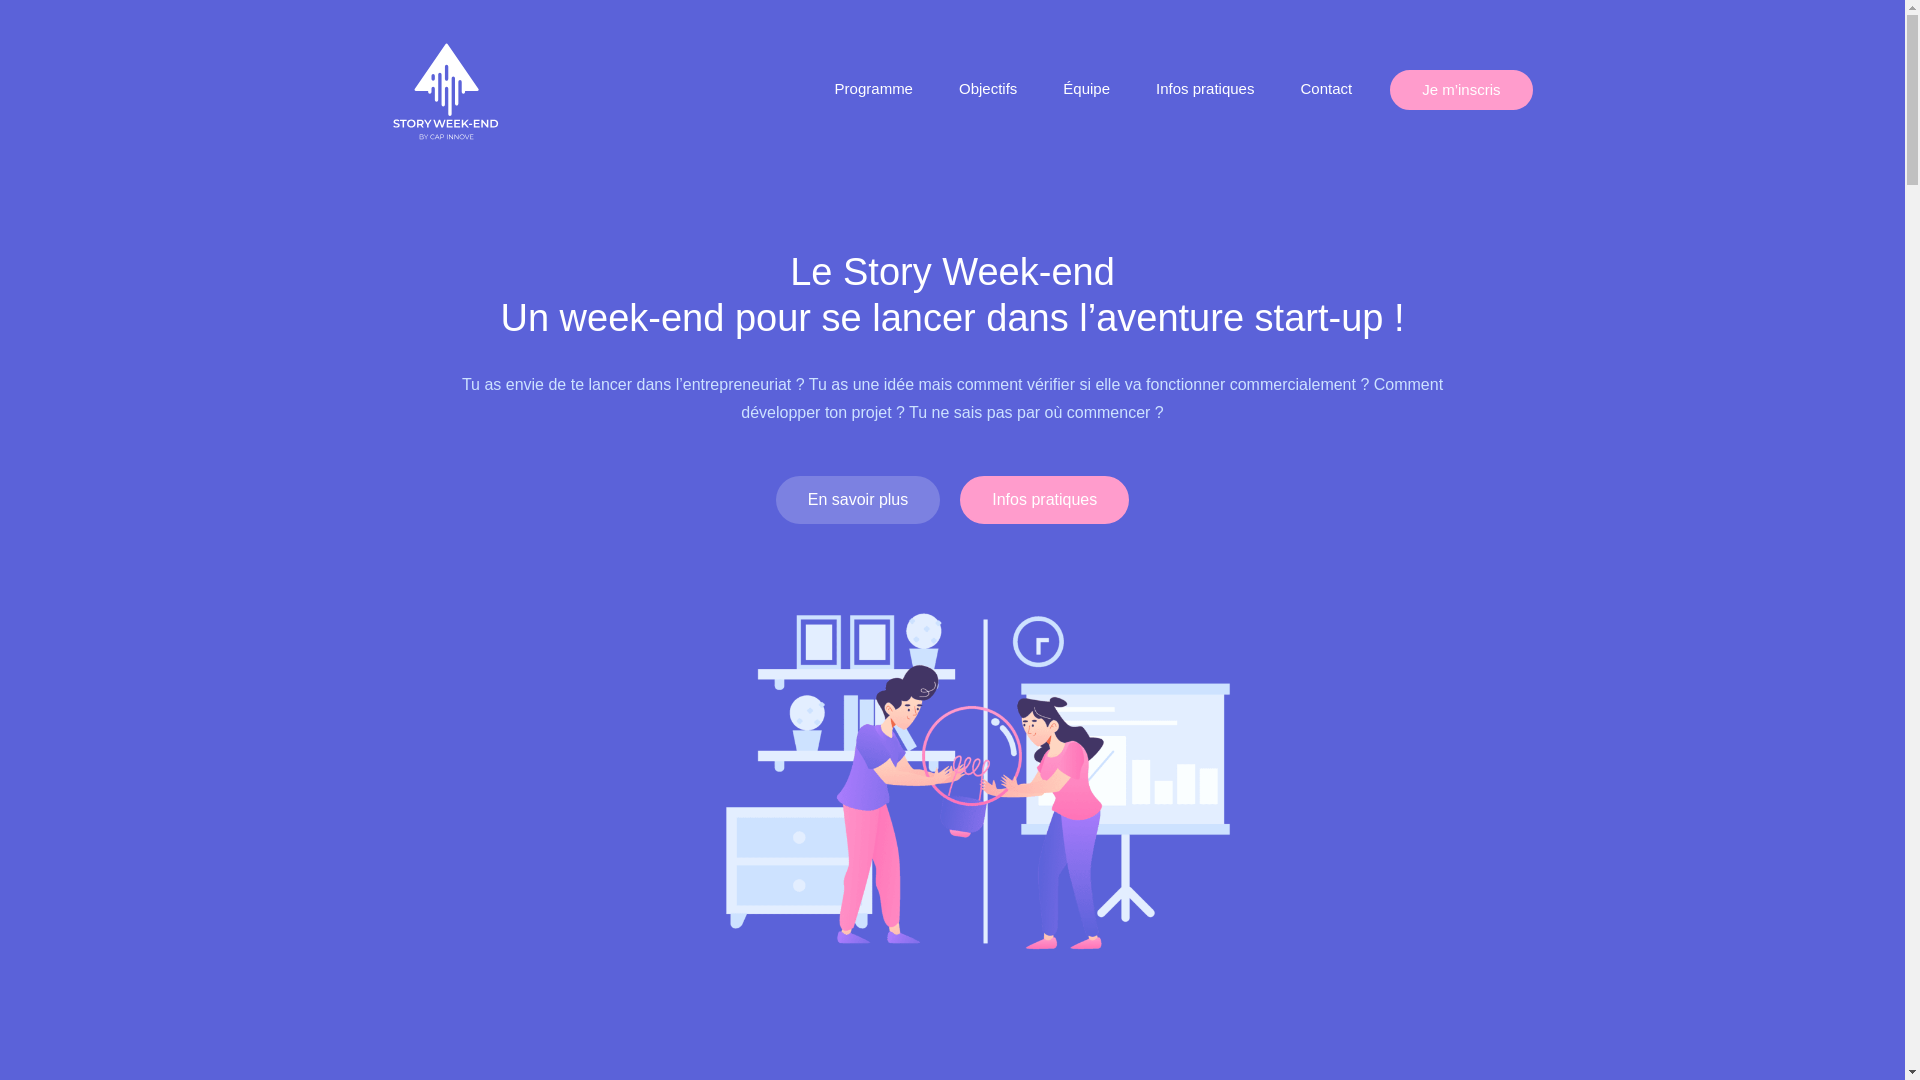 This screenshot has width=1920, height=1080. Describe the element at coordinates (858, 499) in the screenshot. I see `'En savoir plus'` at that location.